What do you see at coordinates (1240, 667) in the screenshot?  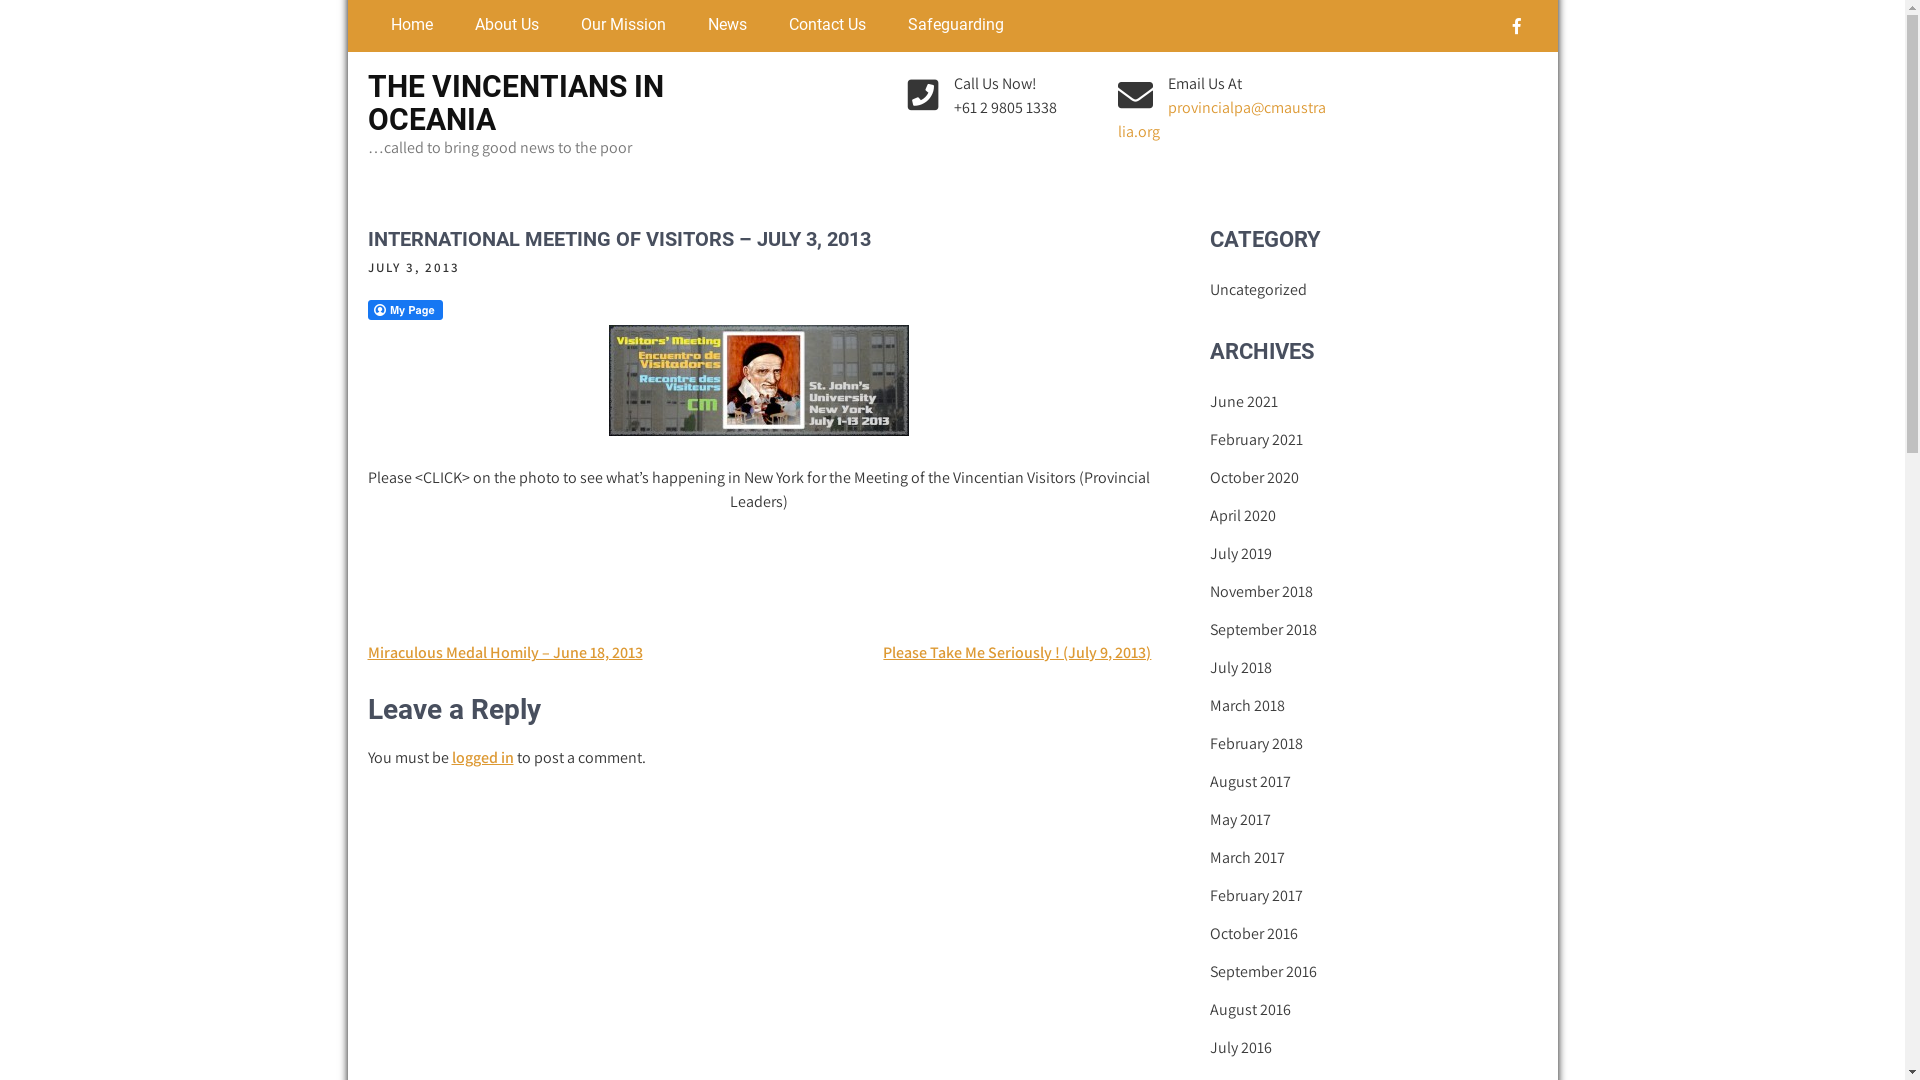 I see `'July 2018'` at bounding box center [1240, 667].